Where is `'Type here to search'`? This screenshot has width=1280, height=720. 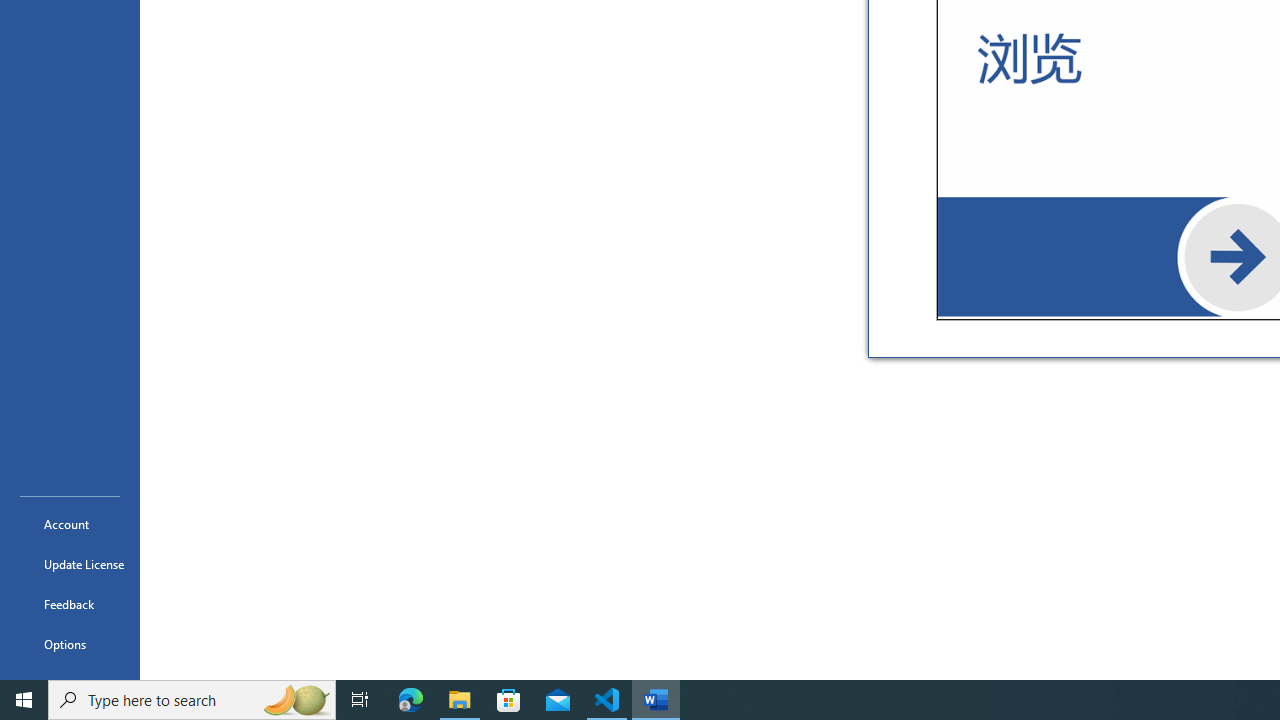
'Type here to search' is located at coordinates (192, 698).